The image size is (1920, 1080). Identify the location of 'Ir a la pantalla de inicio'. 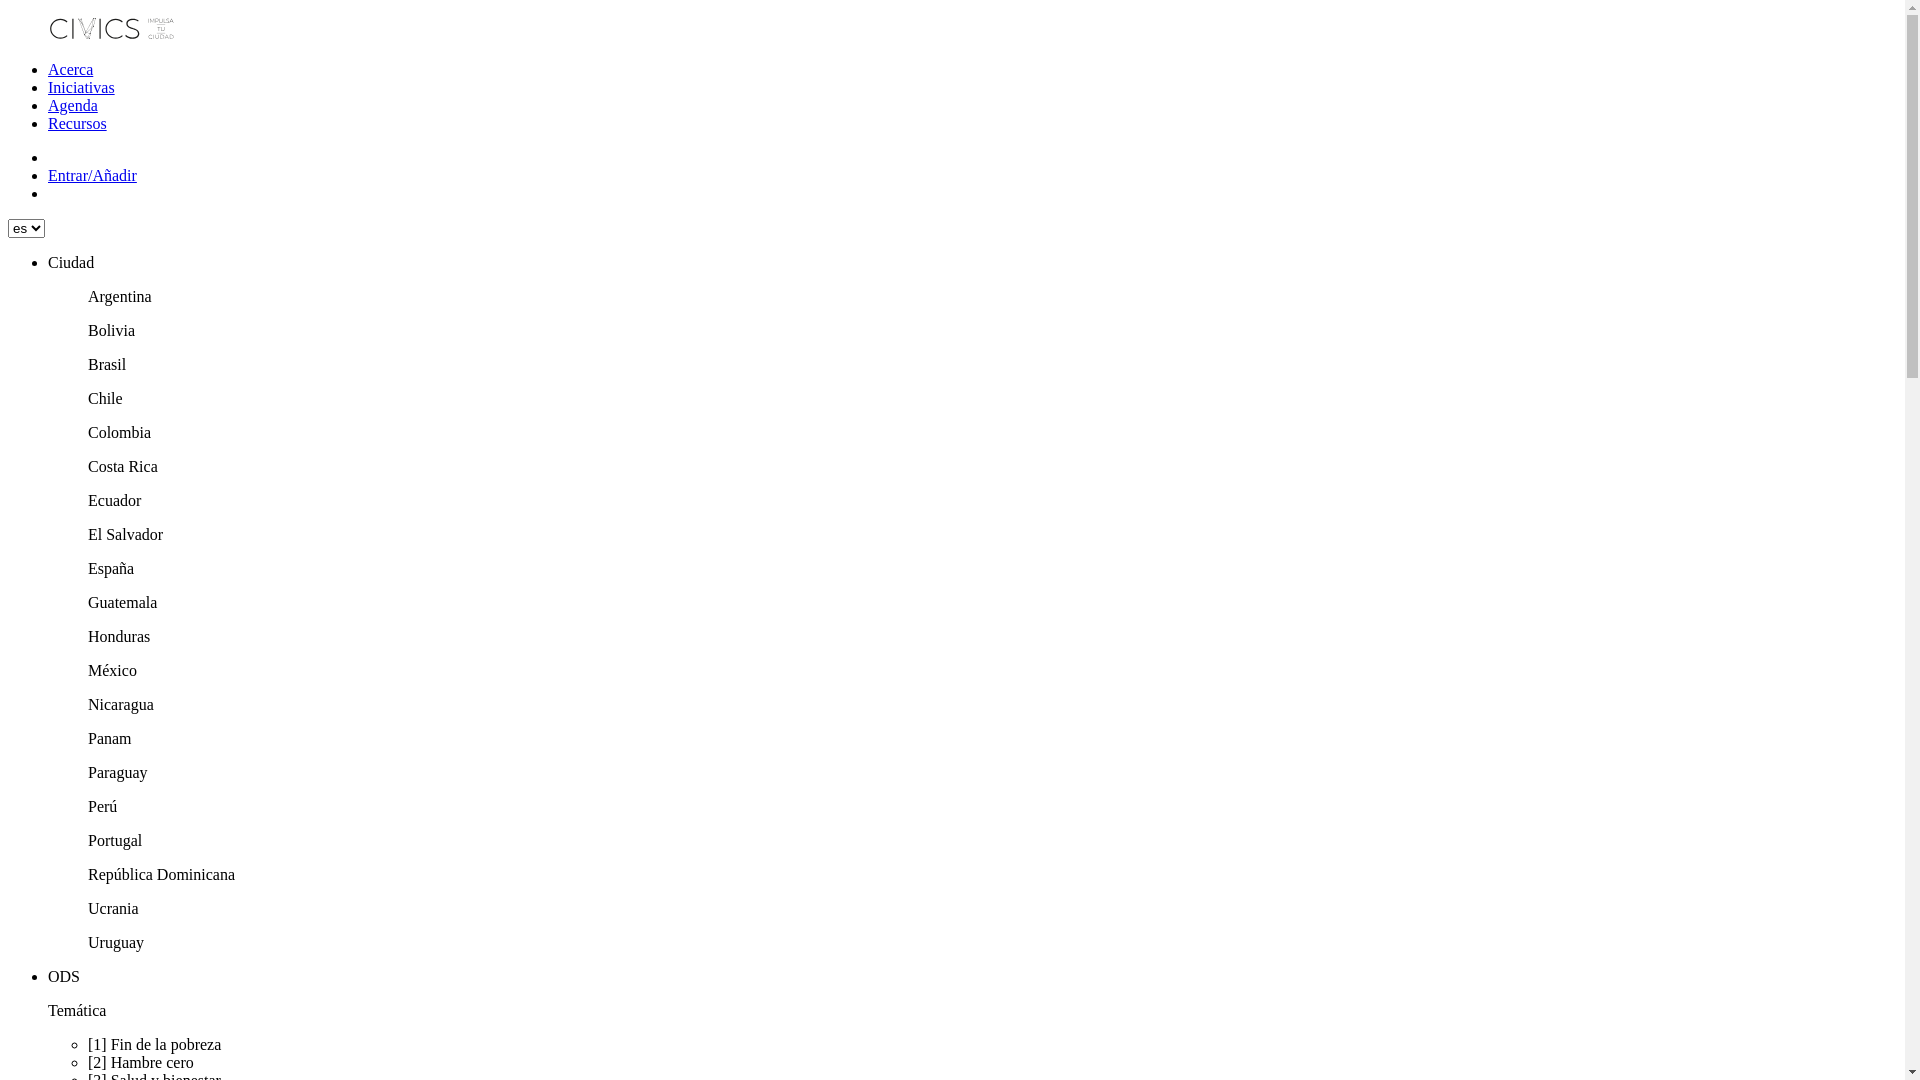
(112, 35).